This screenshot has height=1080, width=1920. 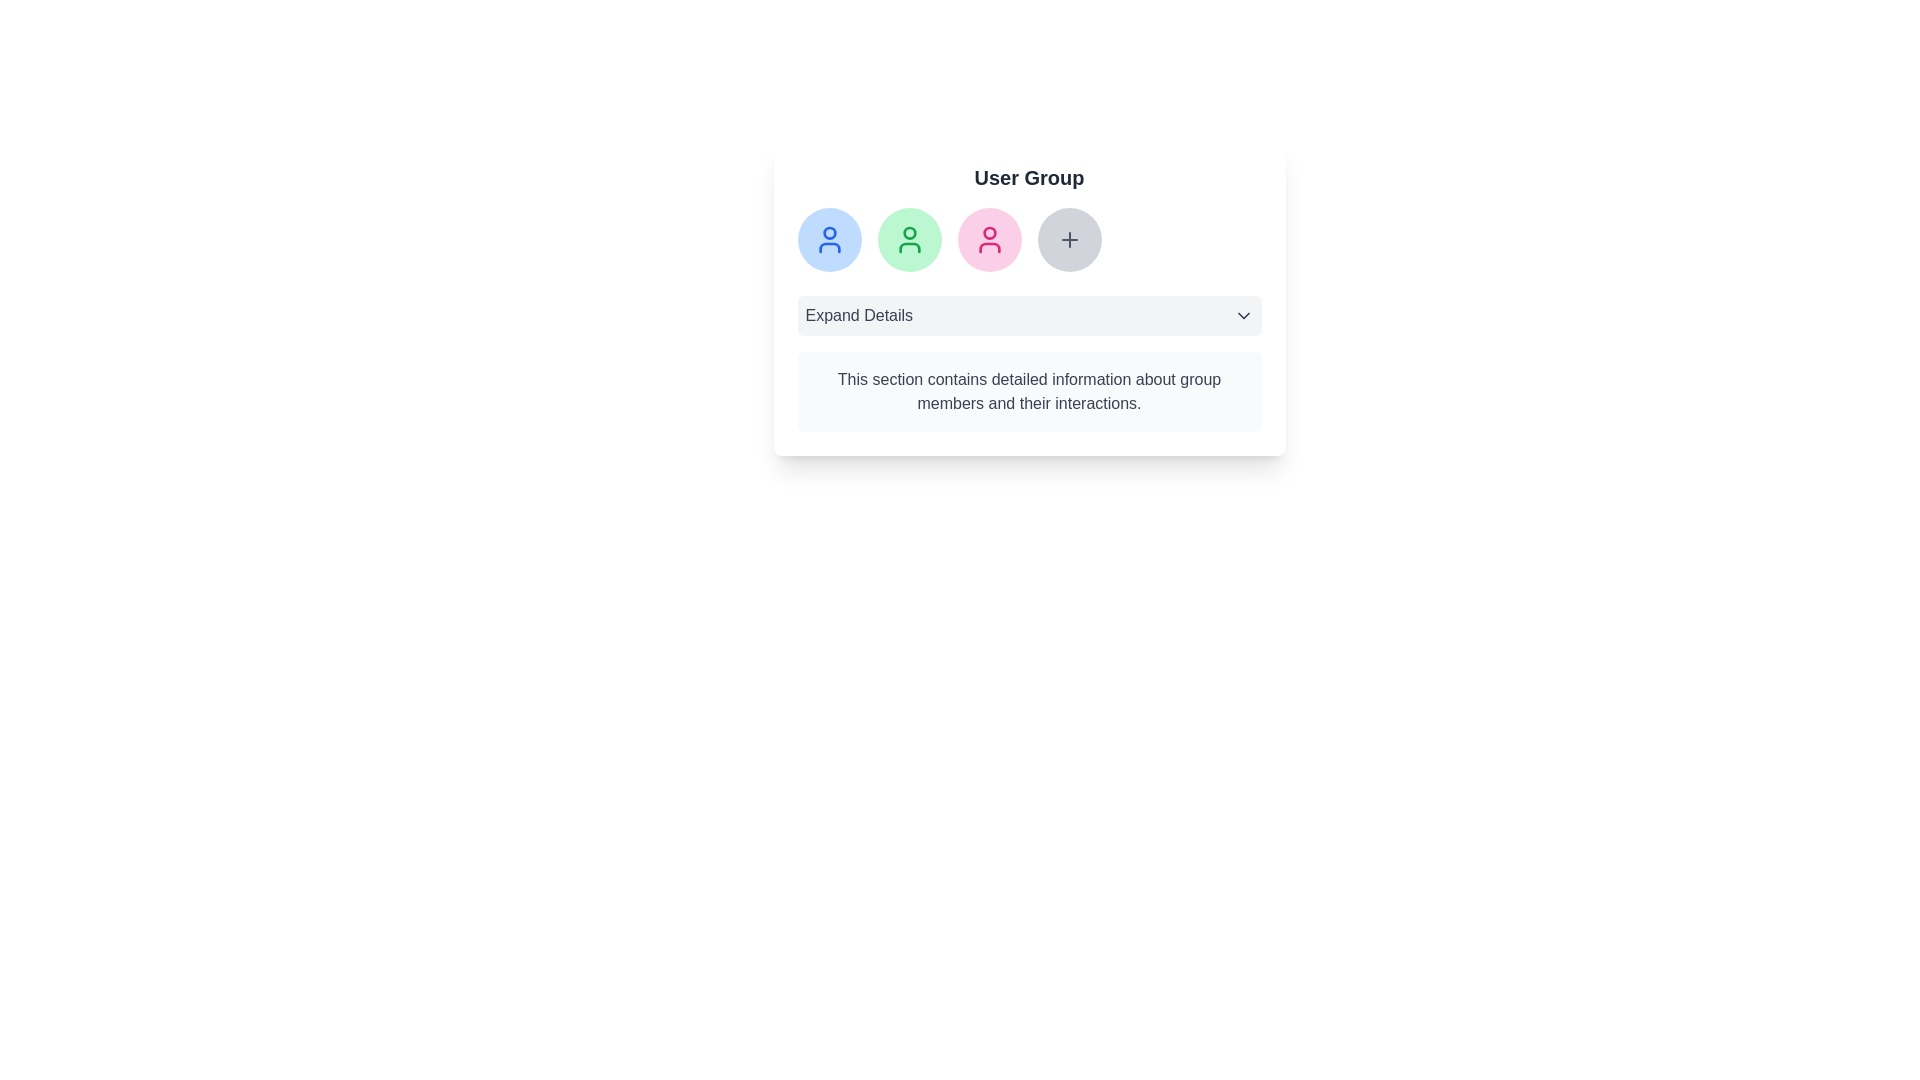 I want to click on the user-related icon located in the horizontal row of circular icons, specifically the second icon from the left, so click(x=908, y=238).